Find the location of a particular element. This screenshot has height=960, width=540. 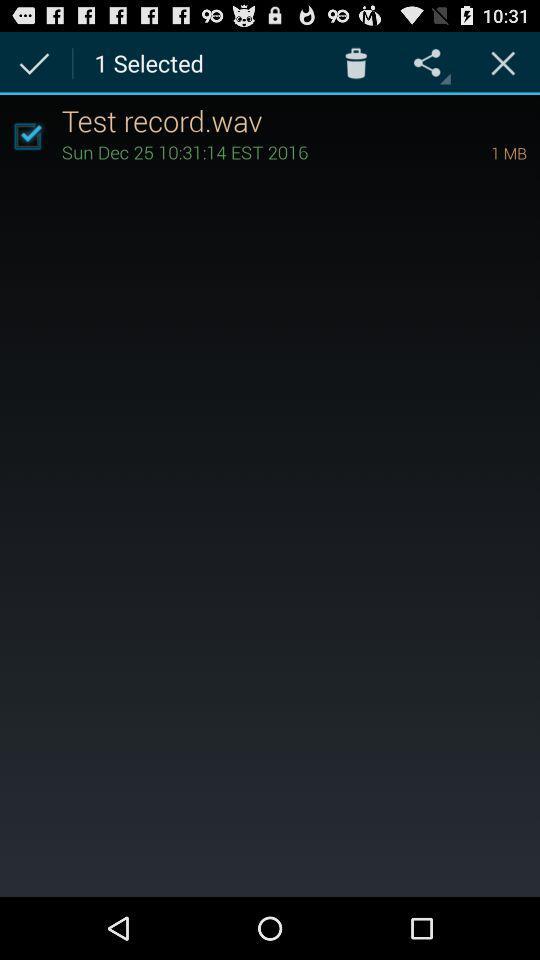

icon below test record.wav icon is located at coordinates (248, 150).